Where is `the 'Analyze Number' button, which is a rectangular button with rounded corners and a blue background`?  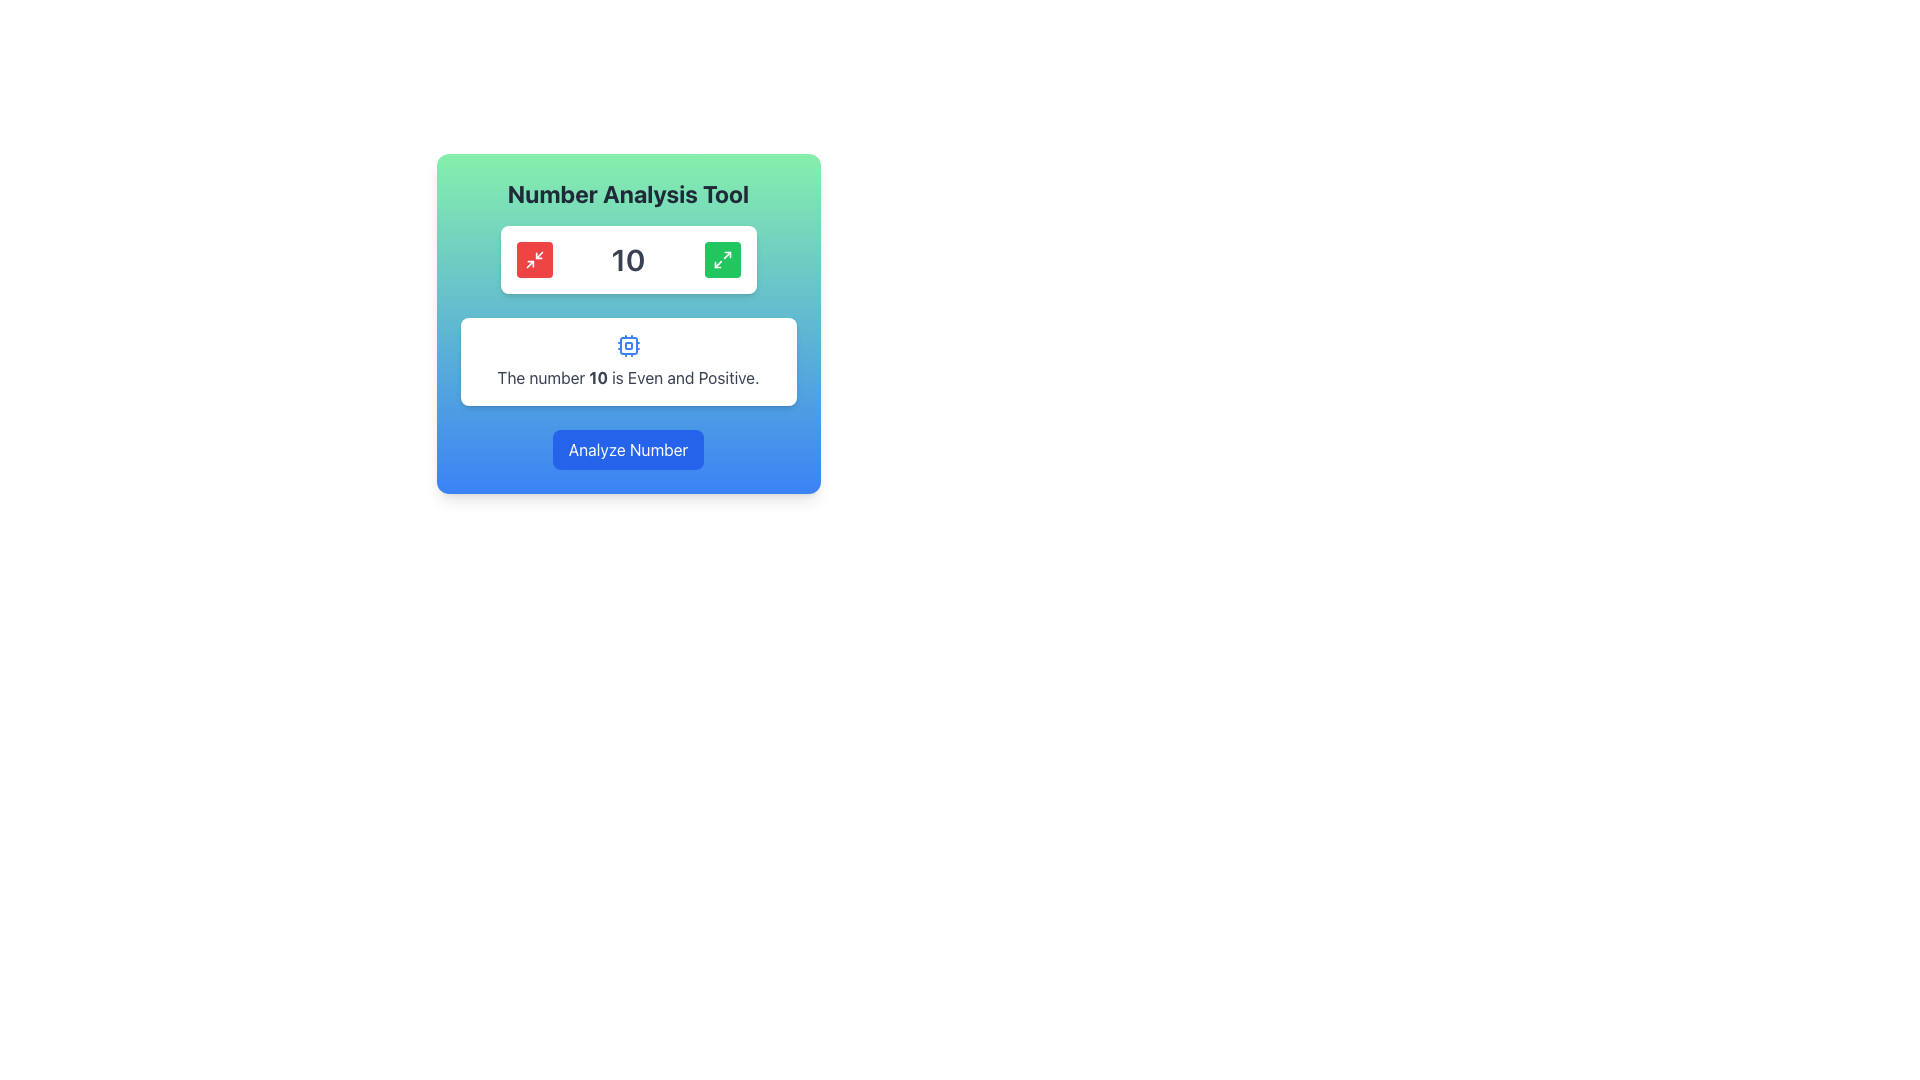
the 'Analyze Number' button, which is a rectangular button with rounded corners and a blue background is located at coordinates (627, 450).